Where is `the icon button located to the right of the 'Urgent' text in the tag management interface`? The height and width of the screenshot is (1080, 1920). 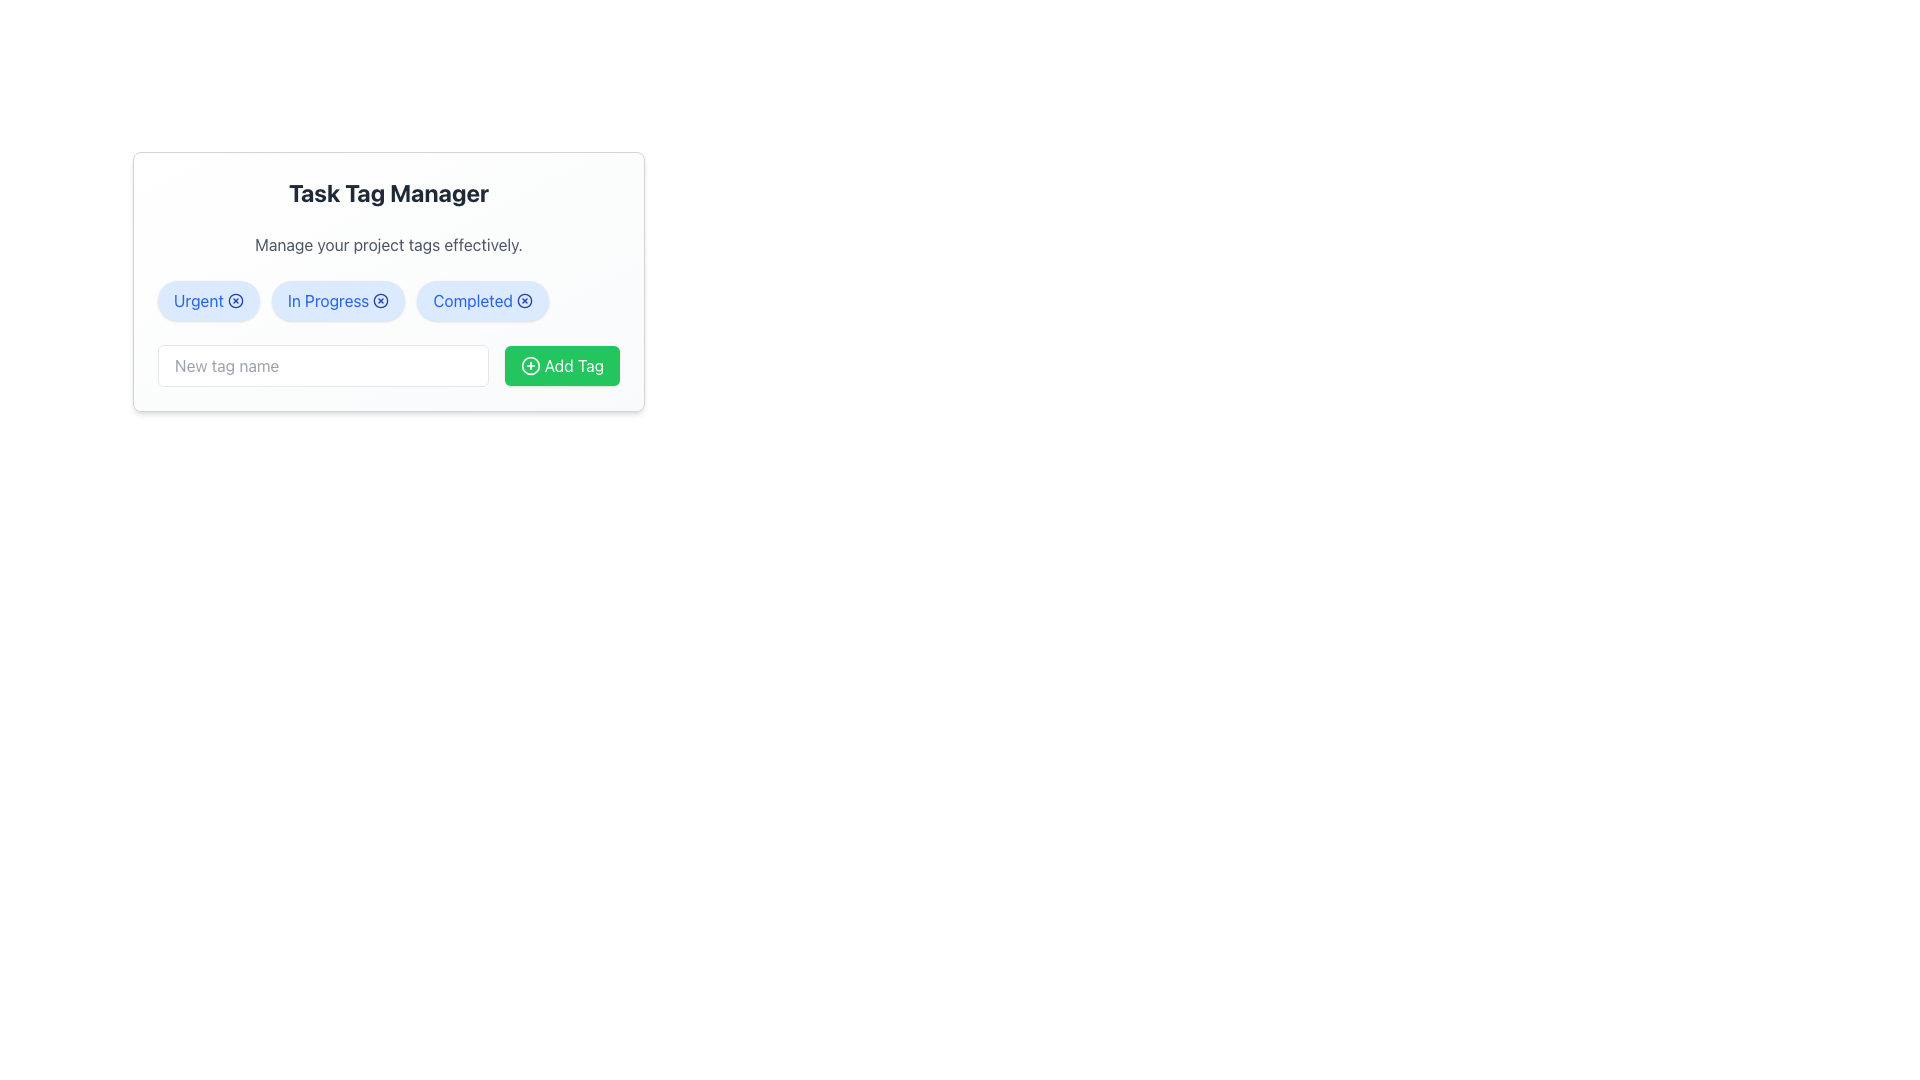 the icon button located to the right of the 'Urgent' text in the tag management interface is located at coordinates (235, 300).